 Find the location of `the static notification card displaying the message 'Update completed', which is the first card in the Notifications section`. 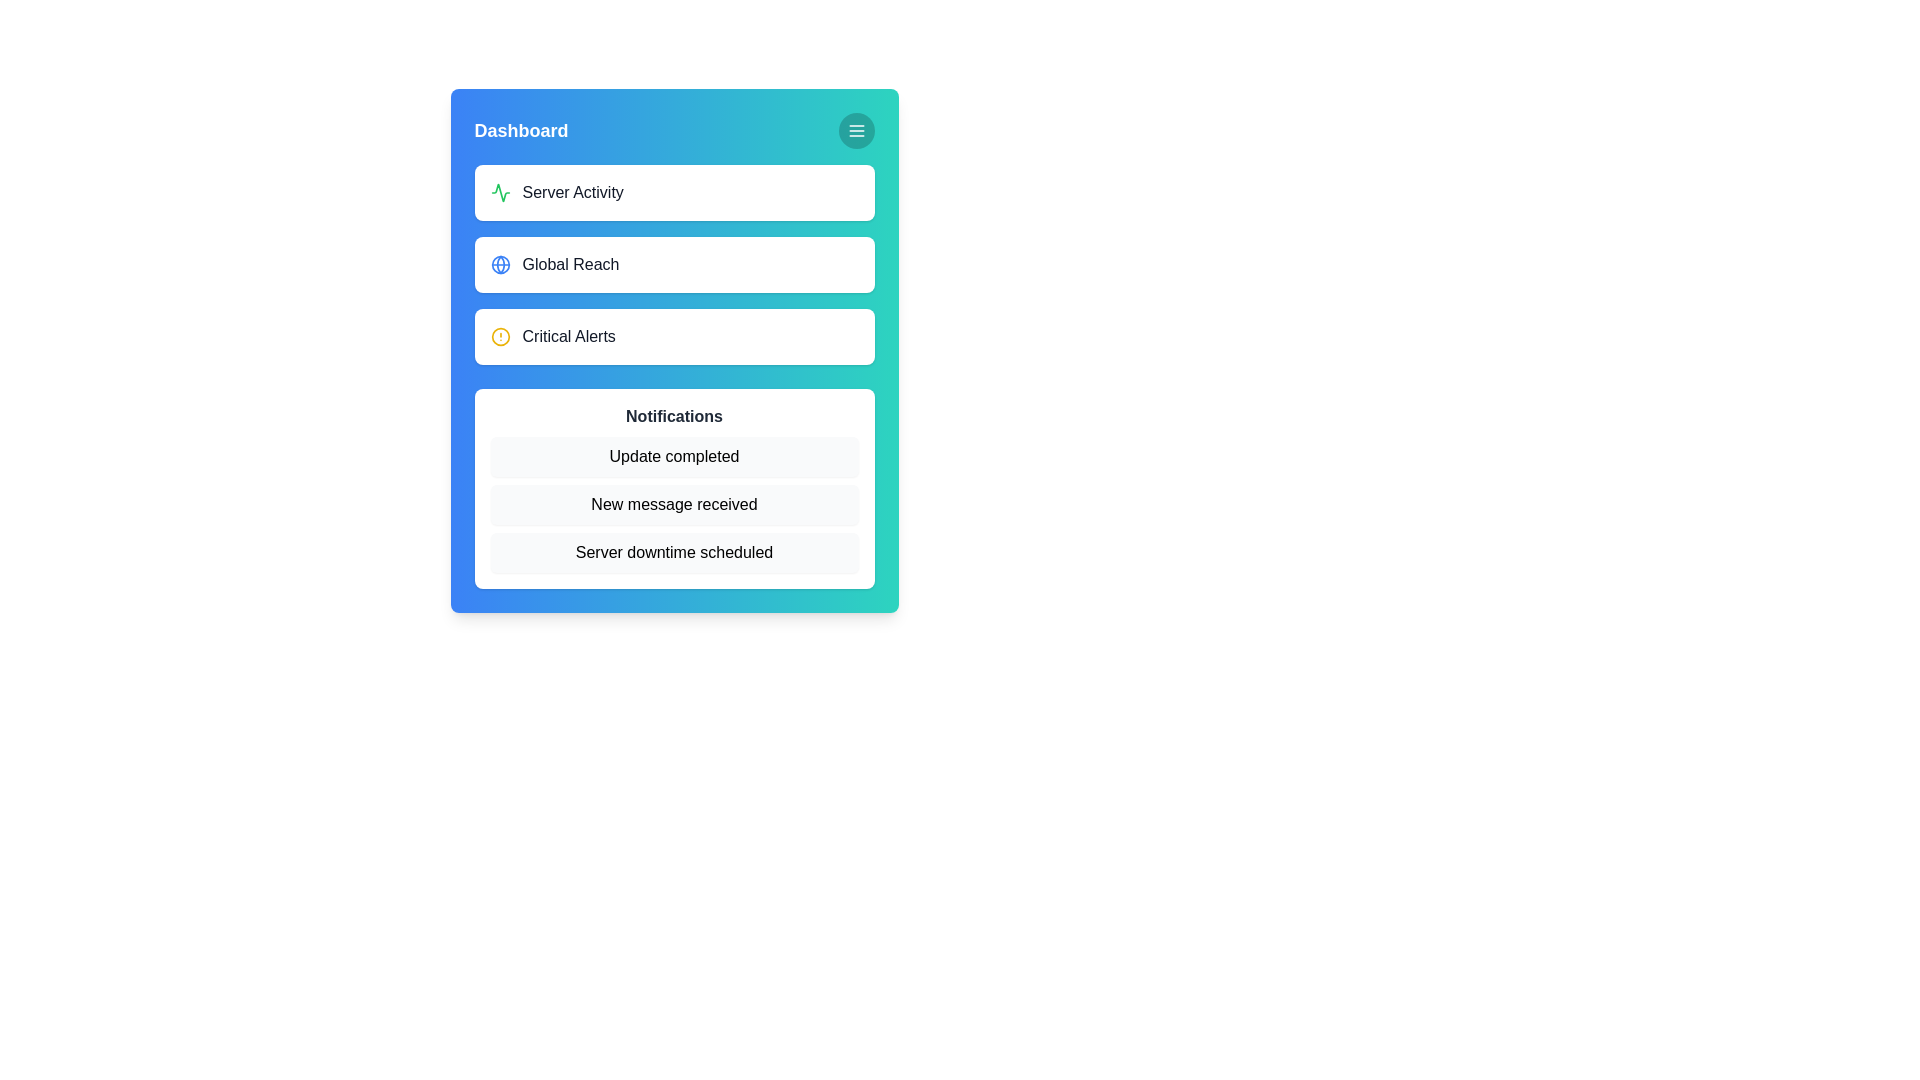

the static notification card displaying the message 'Update completed', which is the first card in the Notifications section is located at coordinates (674, 456).